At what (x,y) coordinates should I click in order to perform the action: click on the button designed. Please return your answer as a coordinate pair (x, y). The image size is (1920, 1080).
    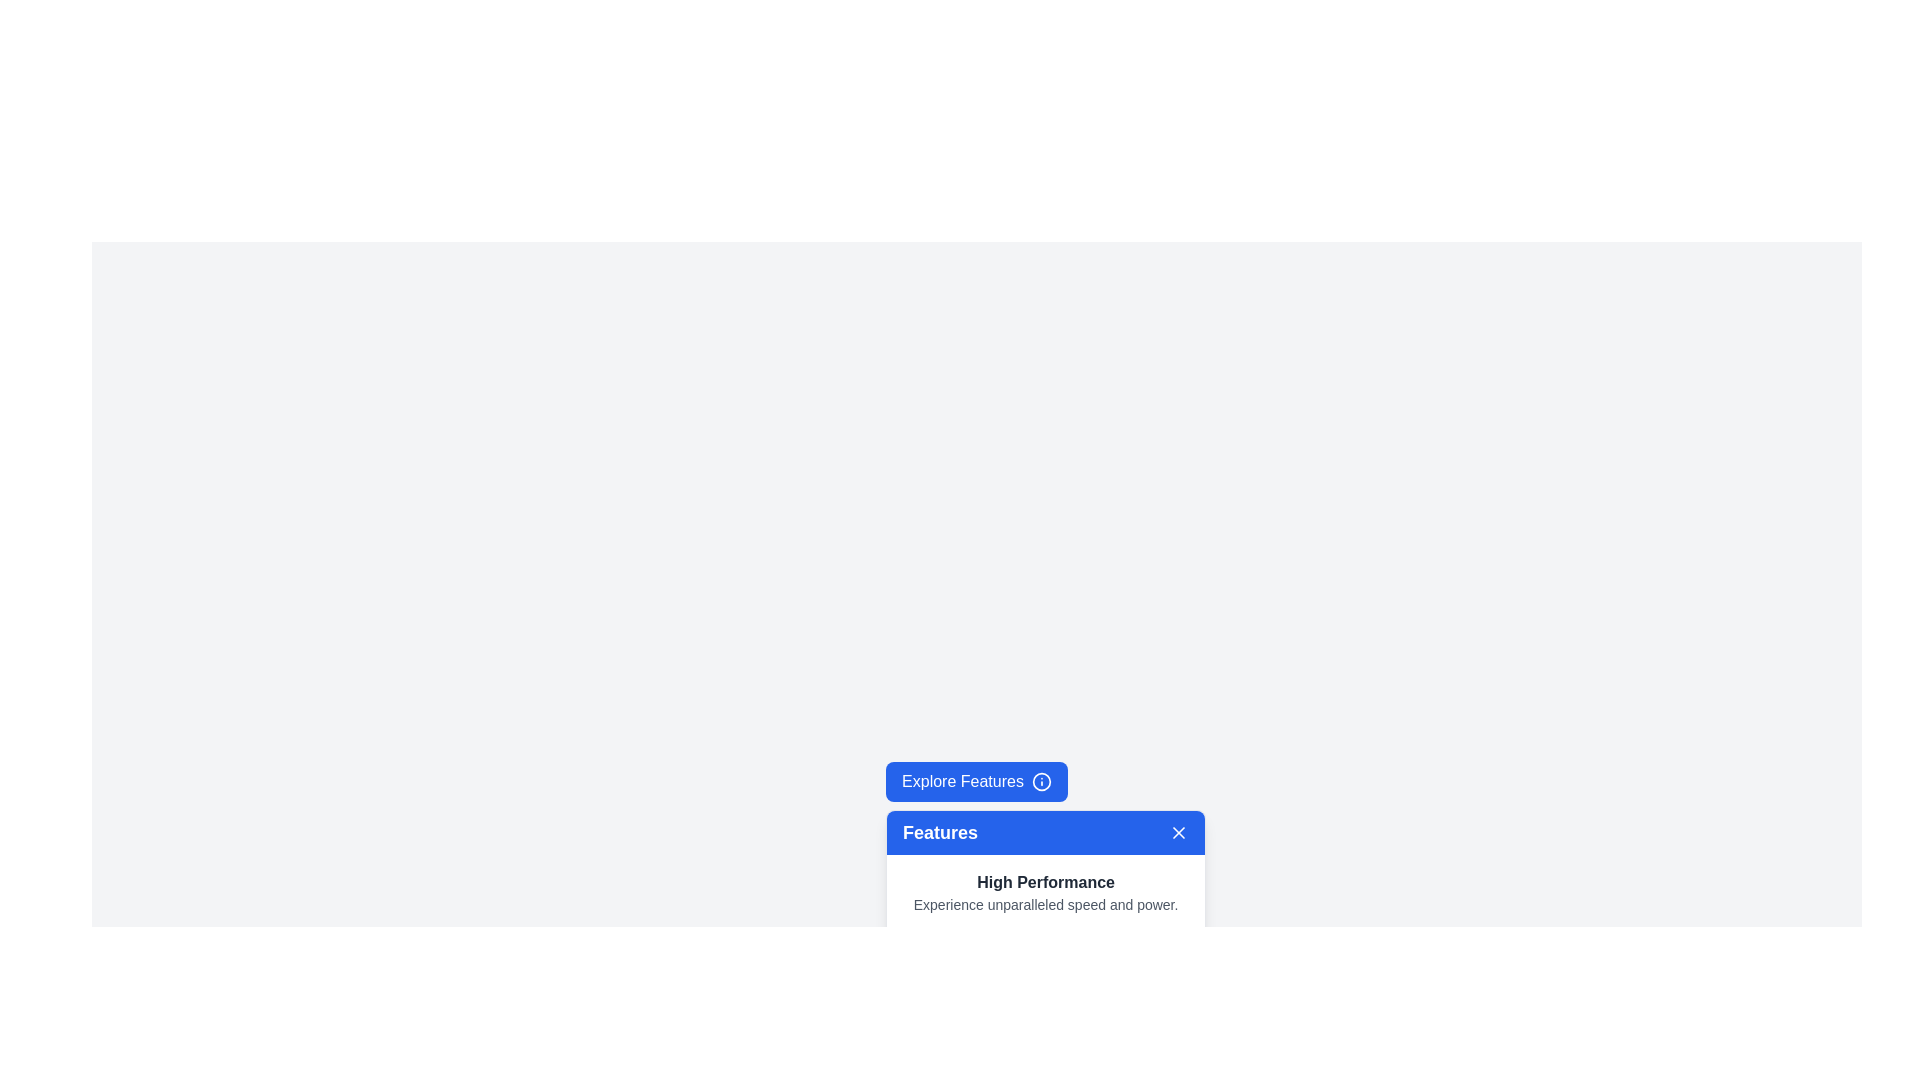
    Looking at the image, I should click on (977, 781).